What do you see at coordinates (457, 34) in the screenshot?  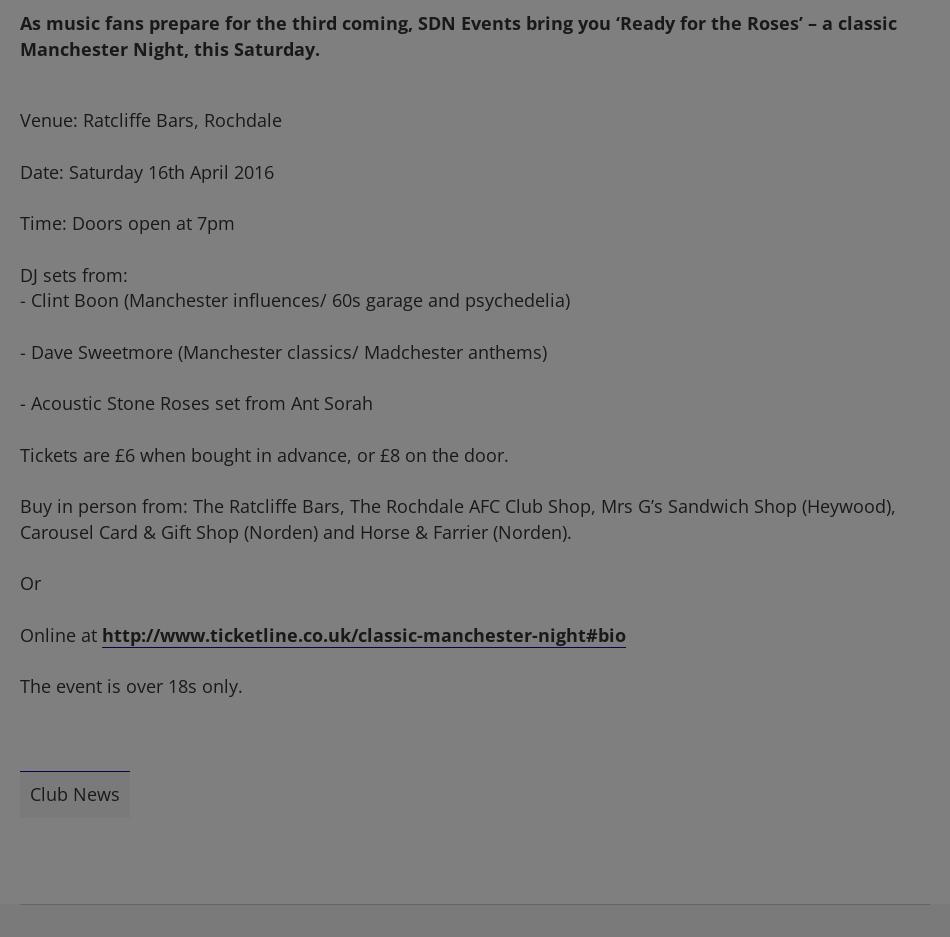 I see `'As music fans prepare for the third coming, SDN Events bring you ‘Ready for the Roses’ – a classic Manchester Night, this Saturday.'` at bounding box center [457, 34].